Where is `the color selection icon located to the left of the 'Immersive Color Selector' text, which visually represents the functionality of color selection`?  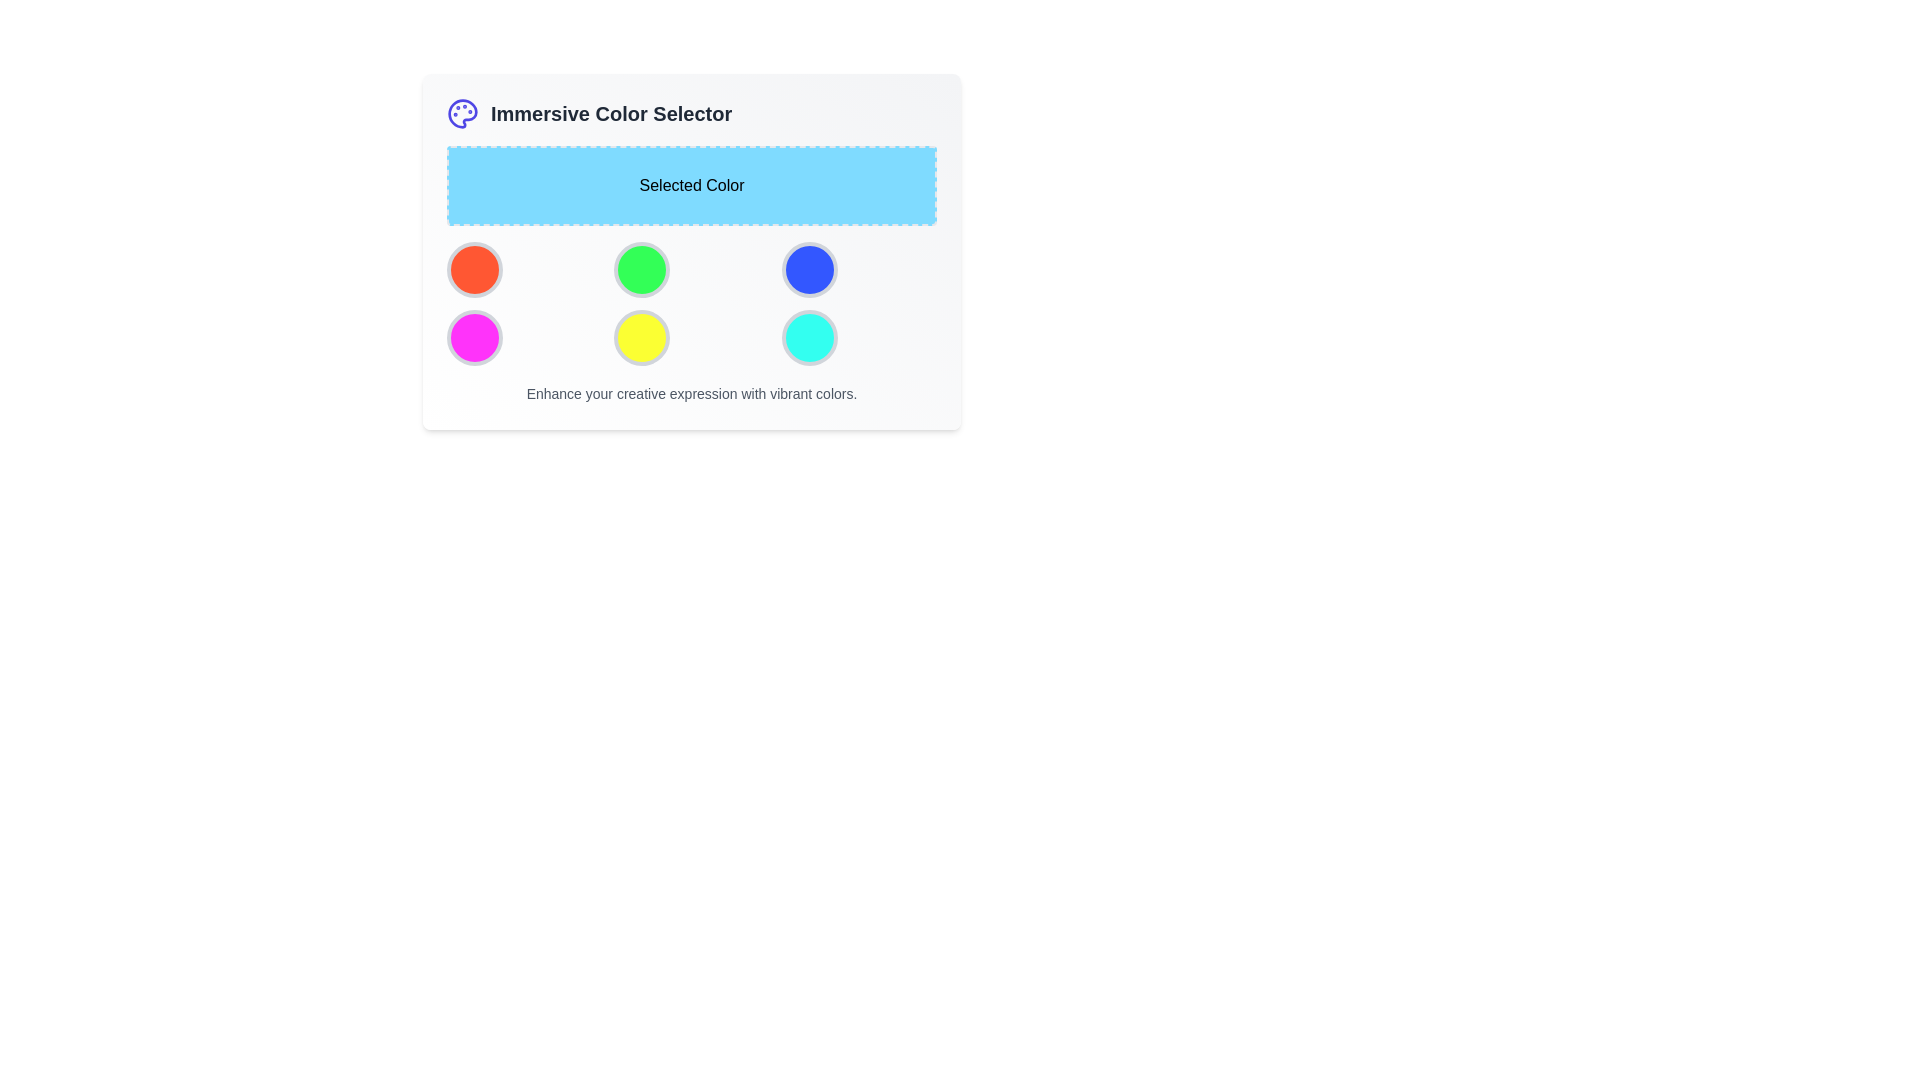
the color selection icon located to the left of the 'Immersive Color Selector' text, which visually represents the functionality of color selection is located at coordinates (461, 114).